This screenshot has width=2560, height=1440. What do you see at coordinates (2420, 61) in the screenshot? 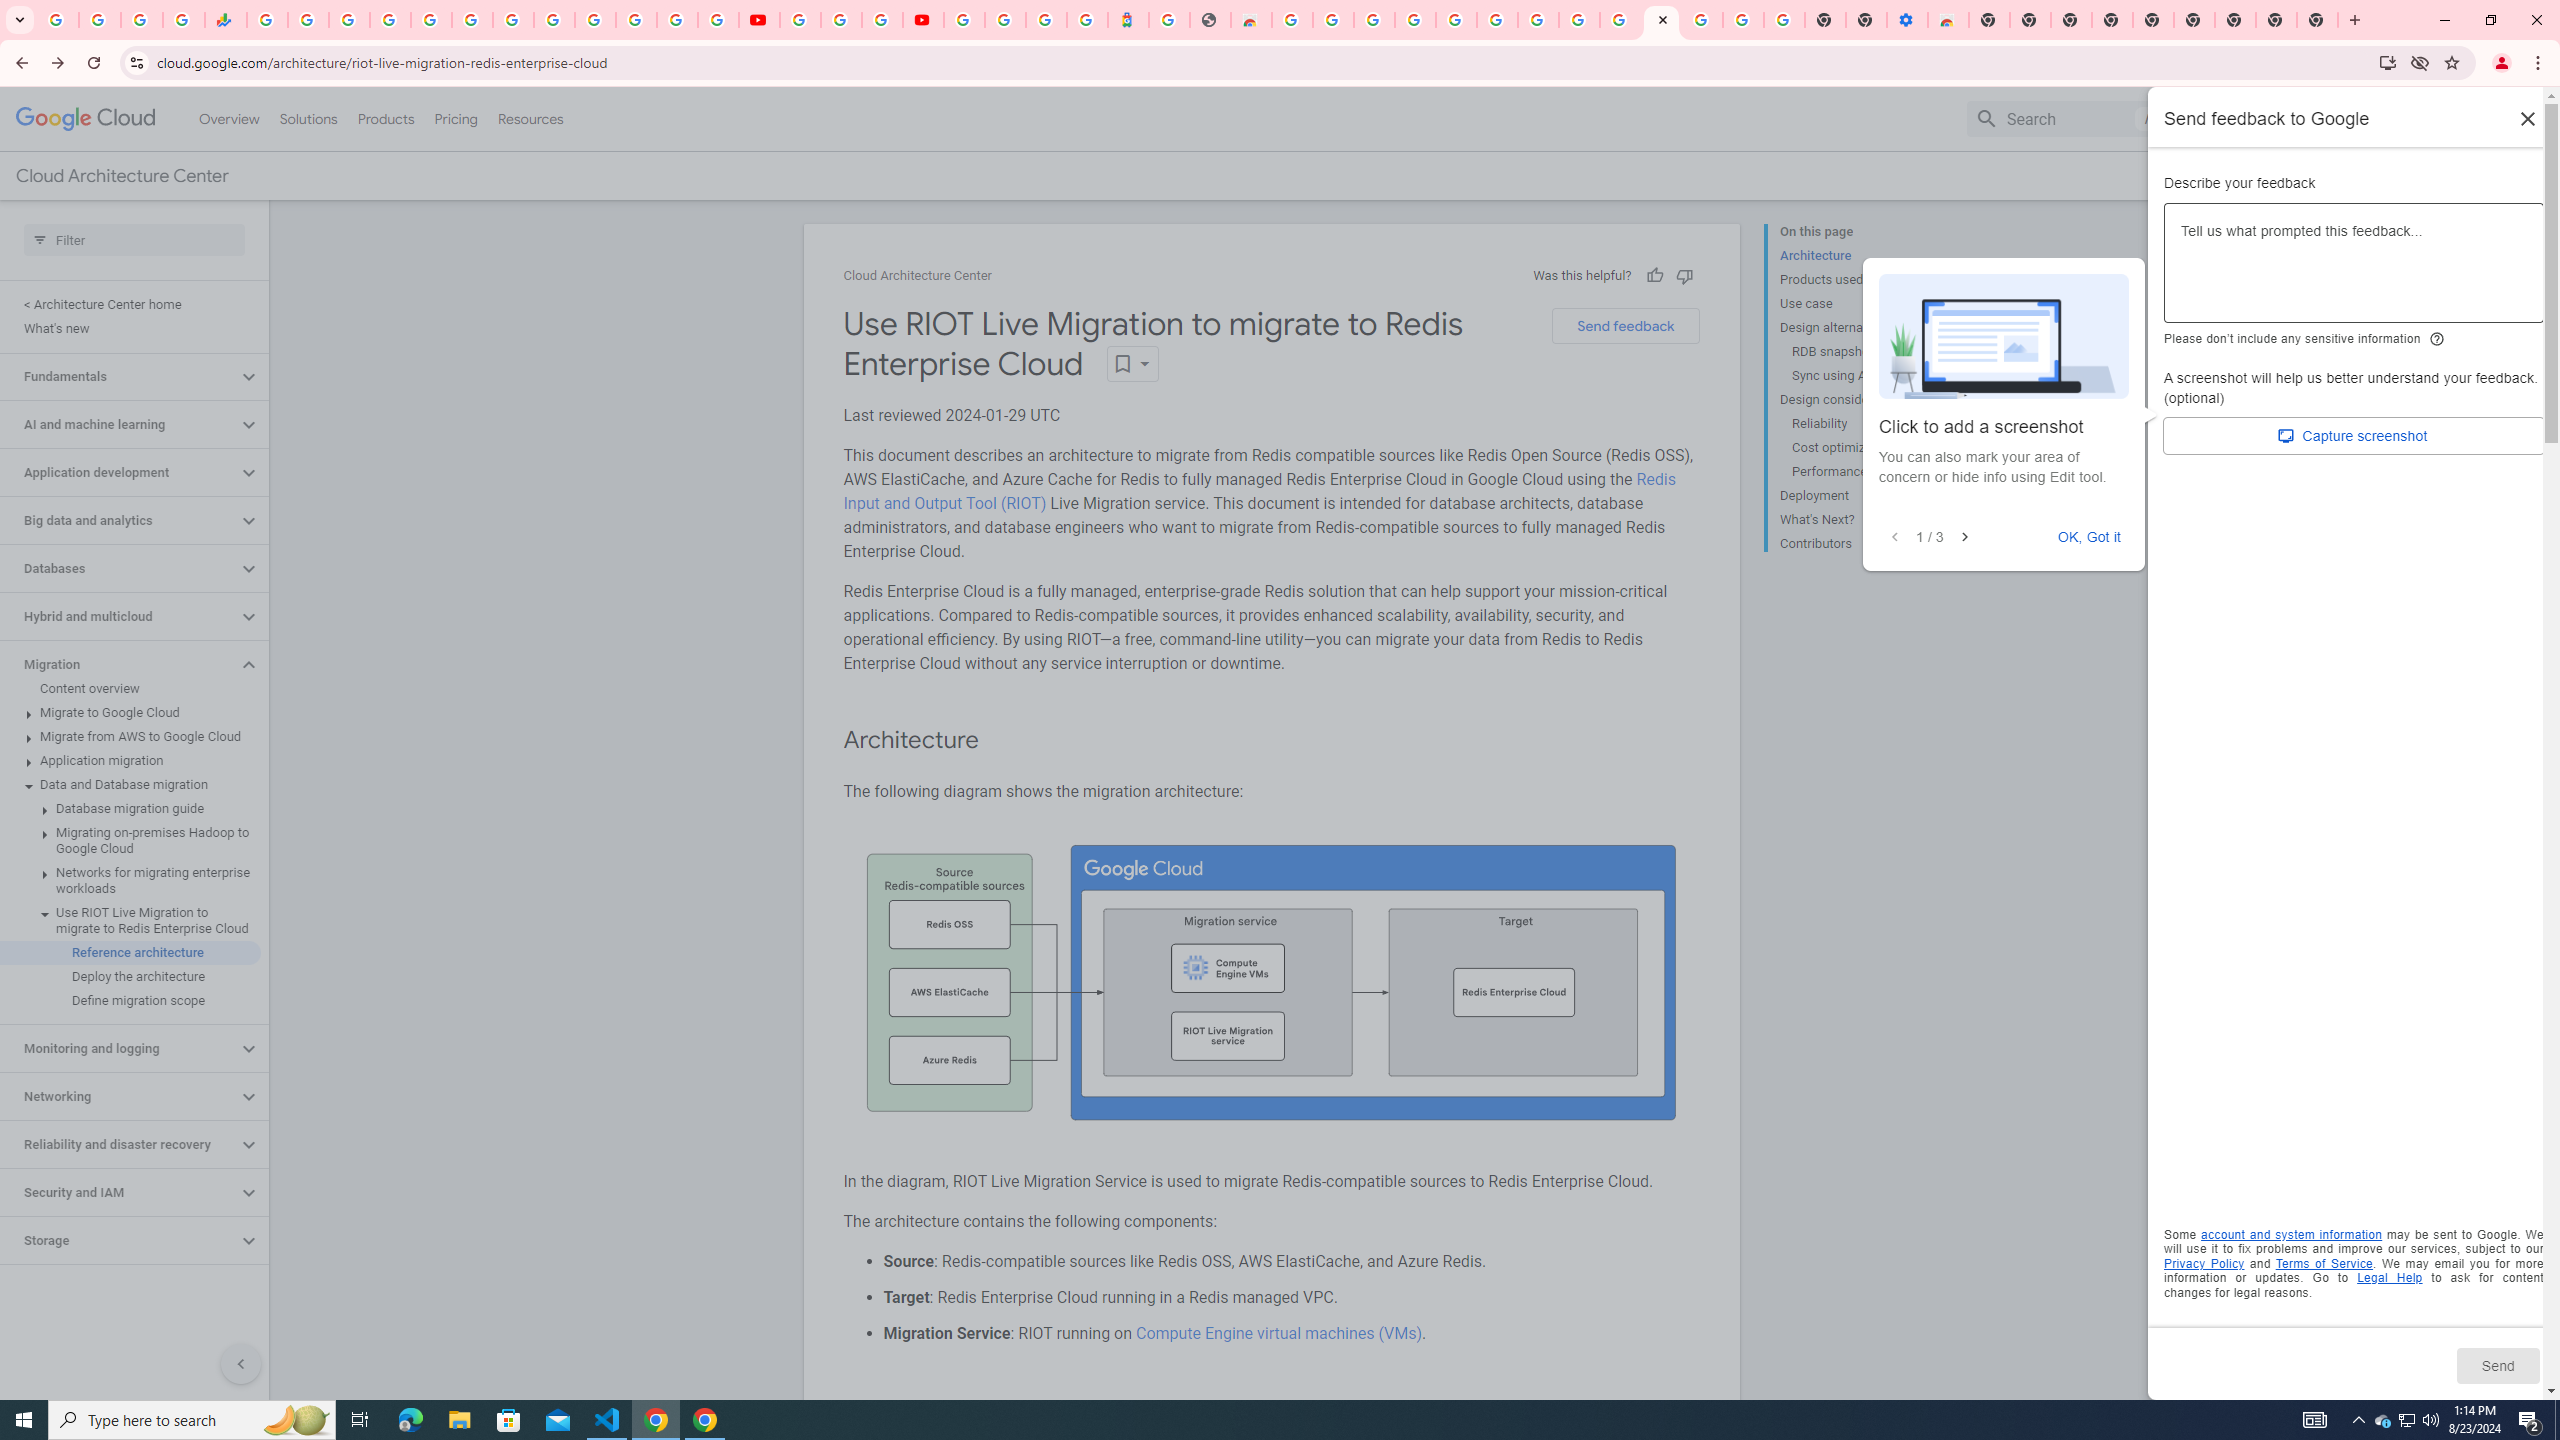
I see `'Third-party cookies blocked'` at bounding box center [2420, 61].